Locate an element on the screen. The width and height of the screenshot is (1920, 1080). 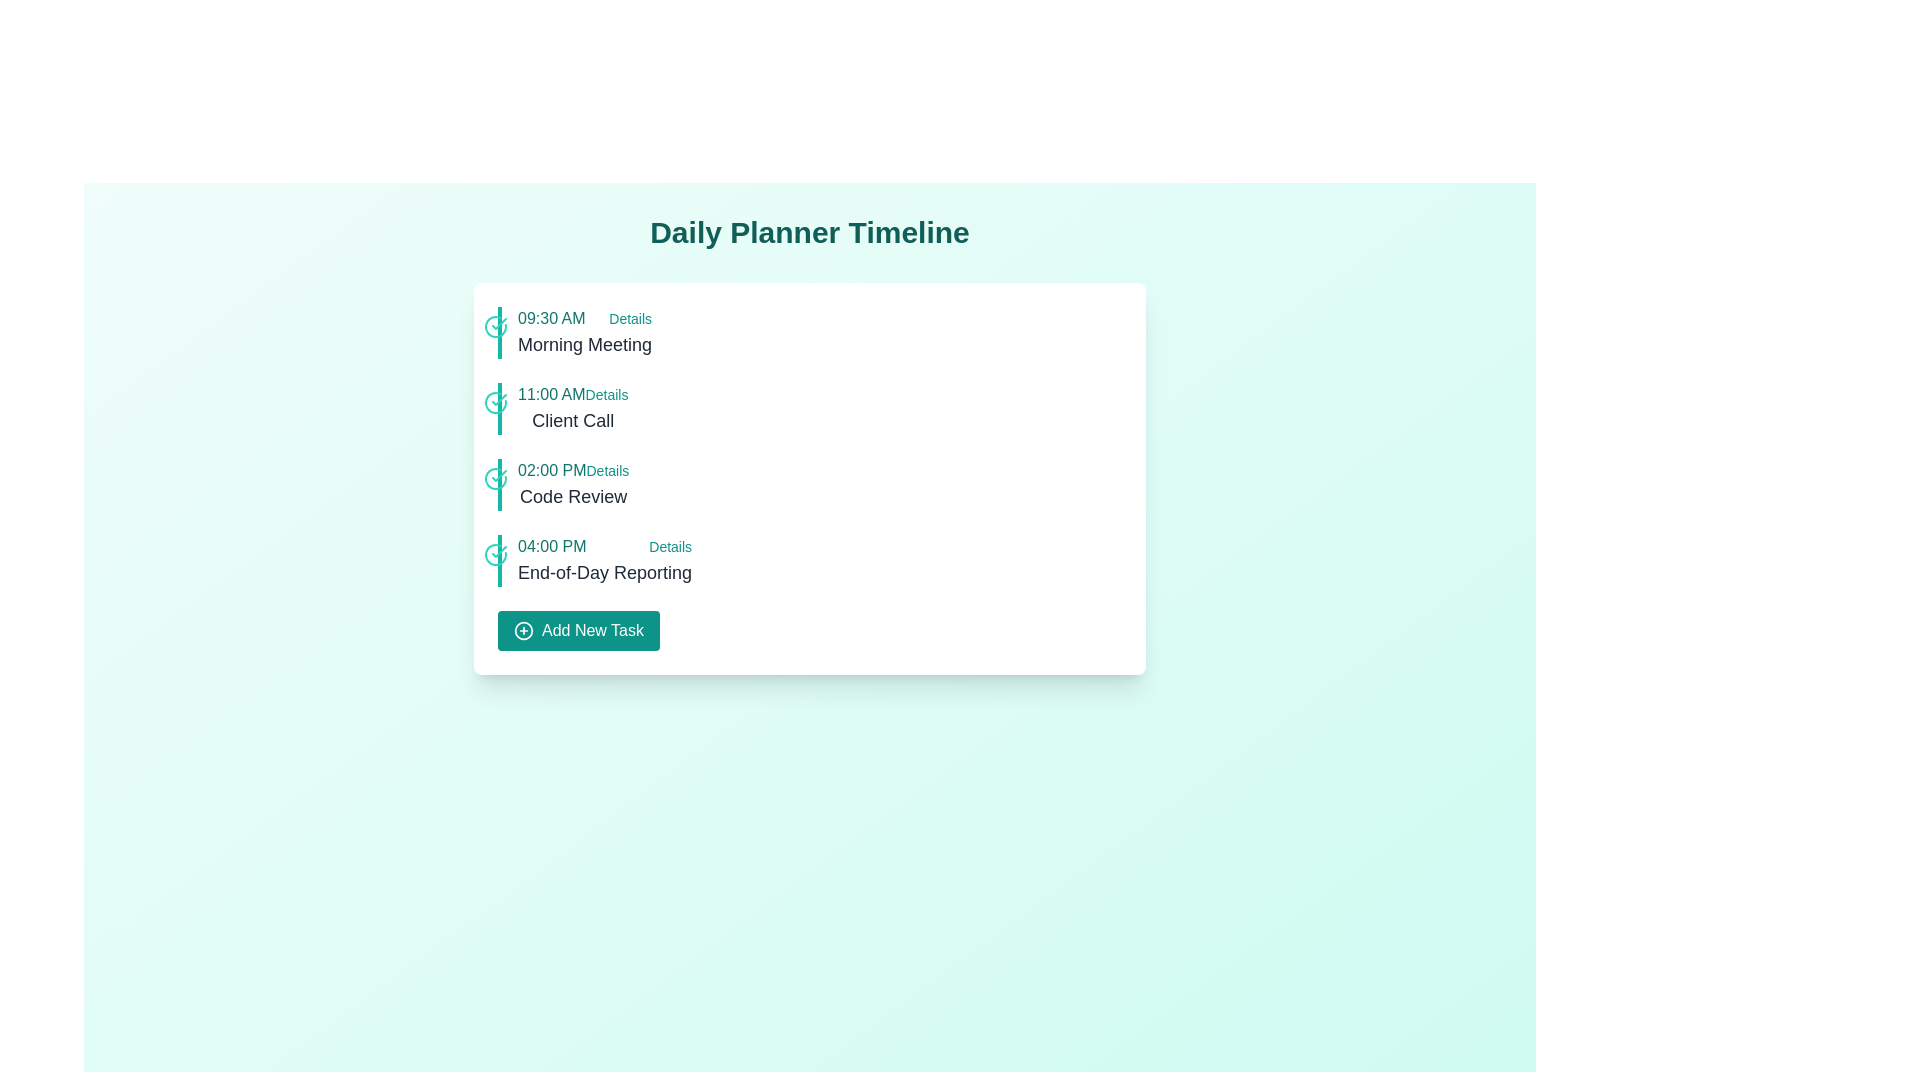
the Text label displaying 'Client Call', which is positioned below the '11:00 AM Details' and above the '02:00 PM' entry in the timeline interface is located at coordinates (572, 419).